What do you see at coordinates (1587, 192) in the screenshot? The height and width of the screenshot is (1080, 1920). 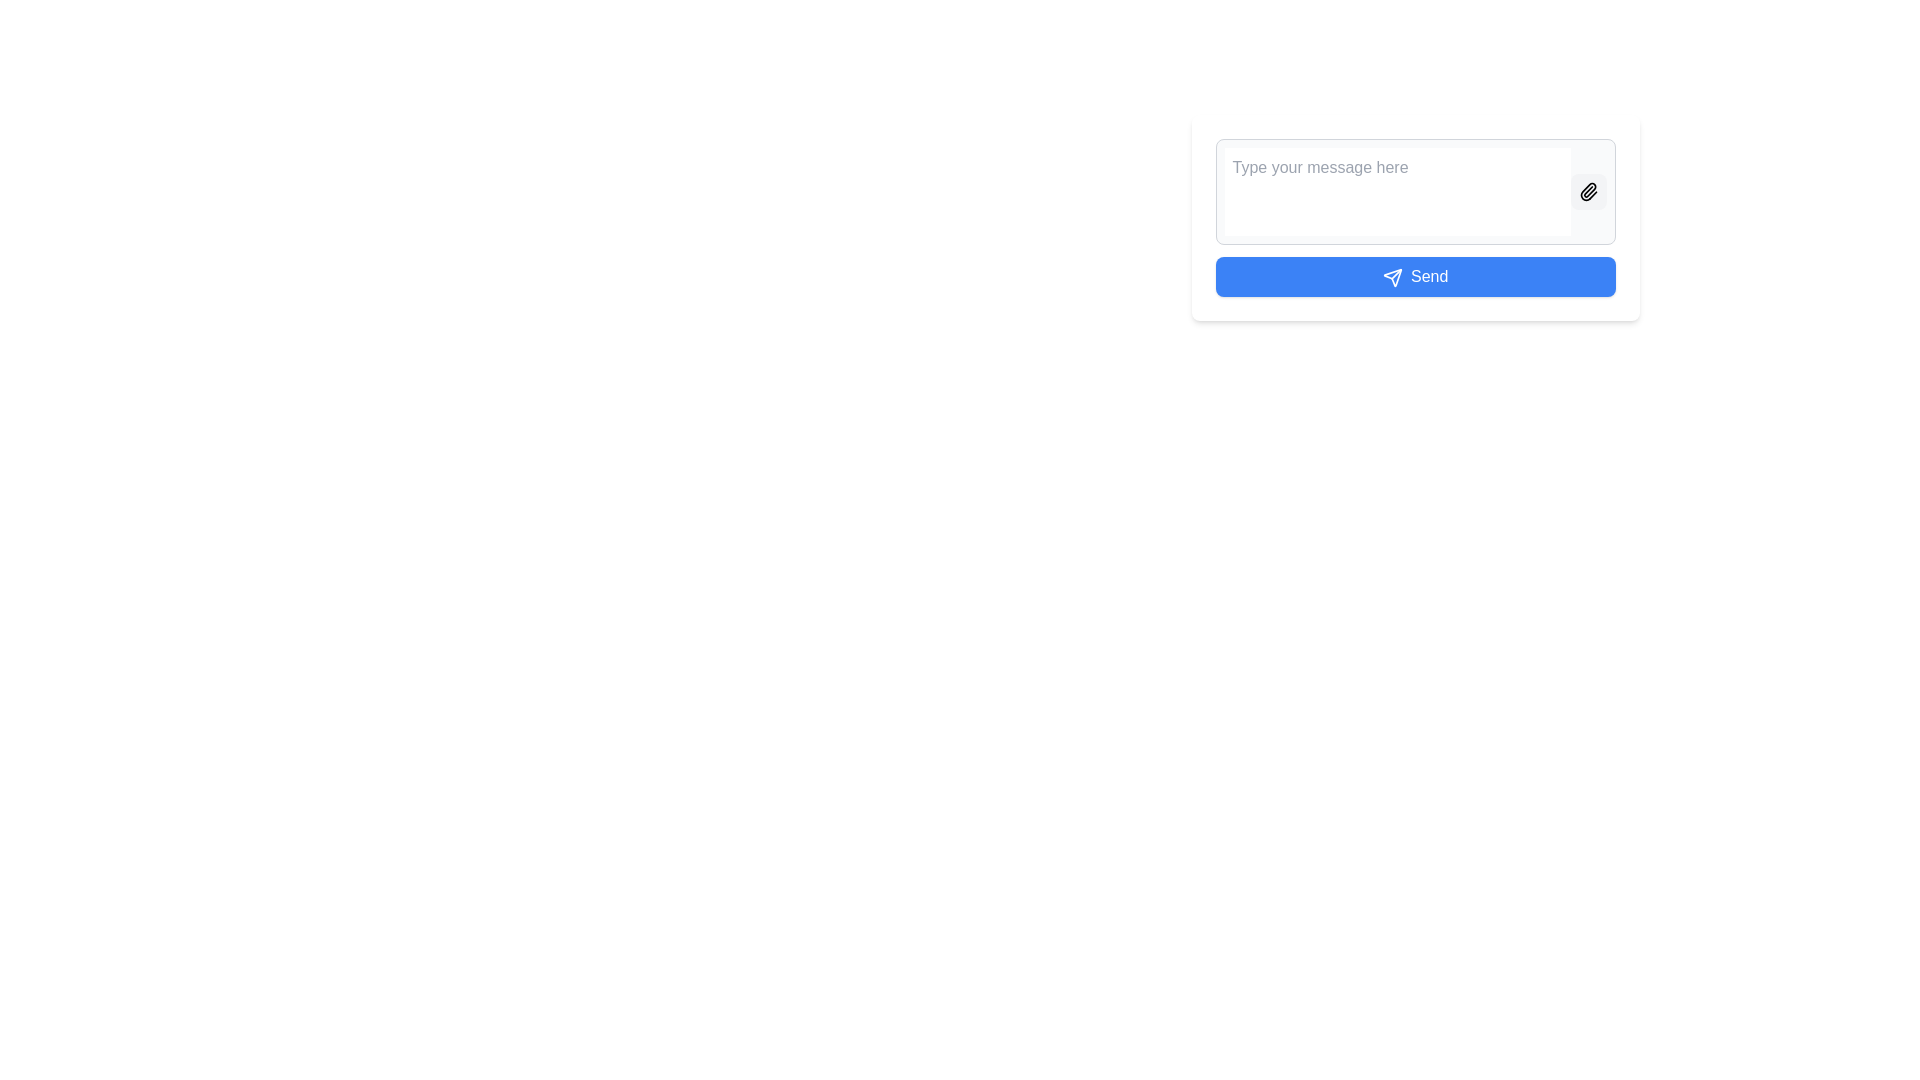 I see `the decorative paperclip icon located in the upper-right widget, to the right of the text input box` at bounding box center [1587, 192].